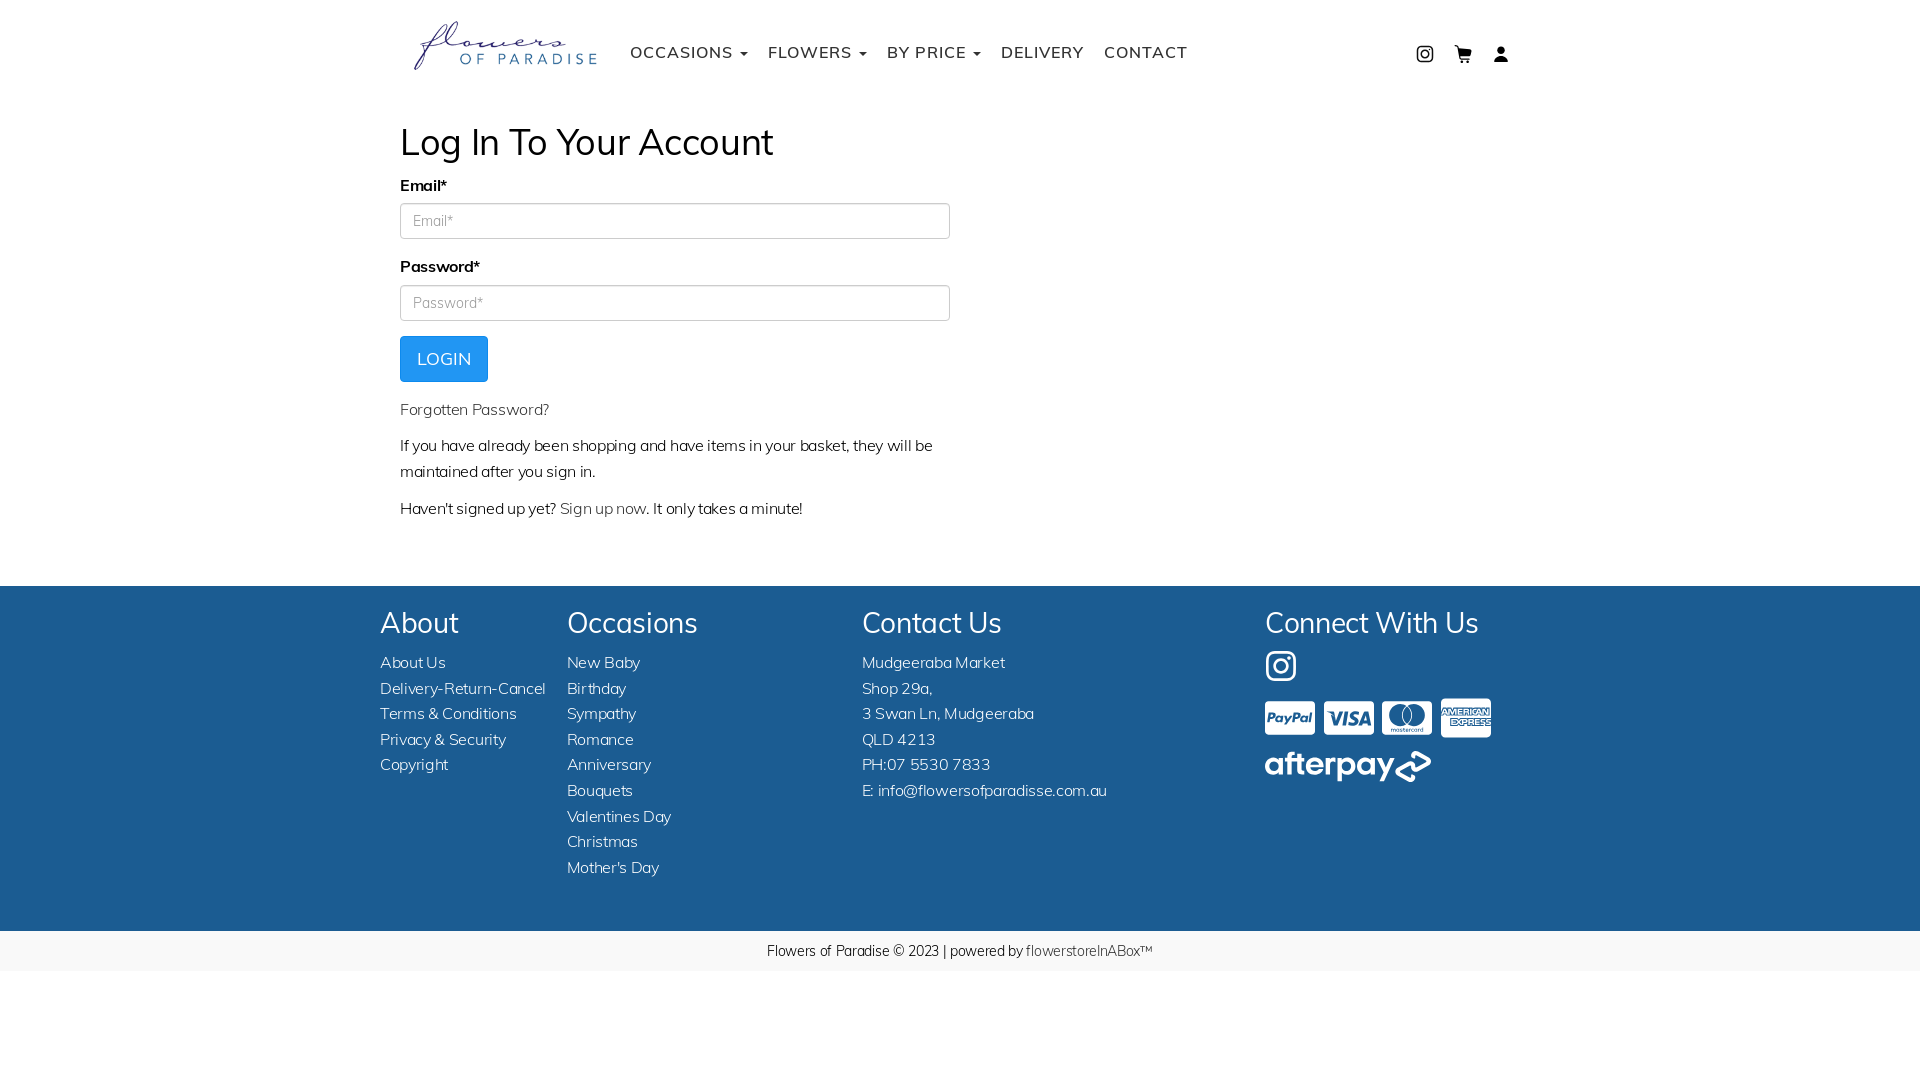  Describe the element at coordinates (411, 662) in the screenshot. I see `'About Us'` at that location.